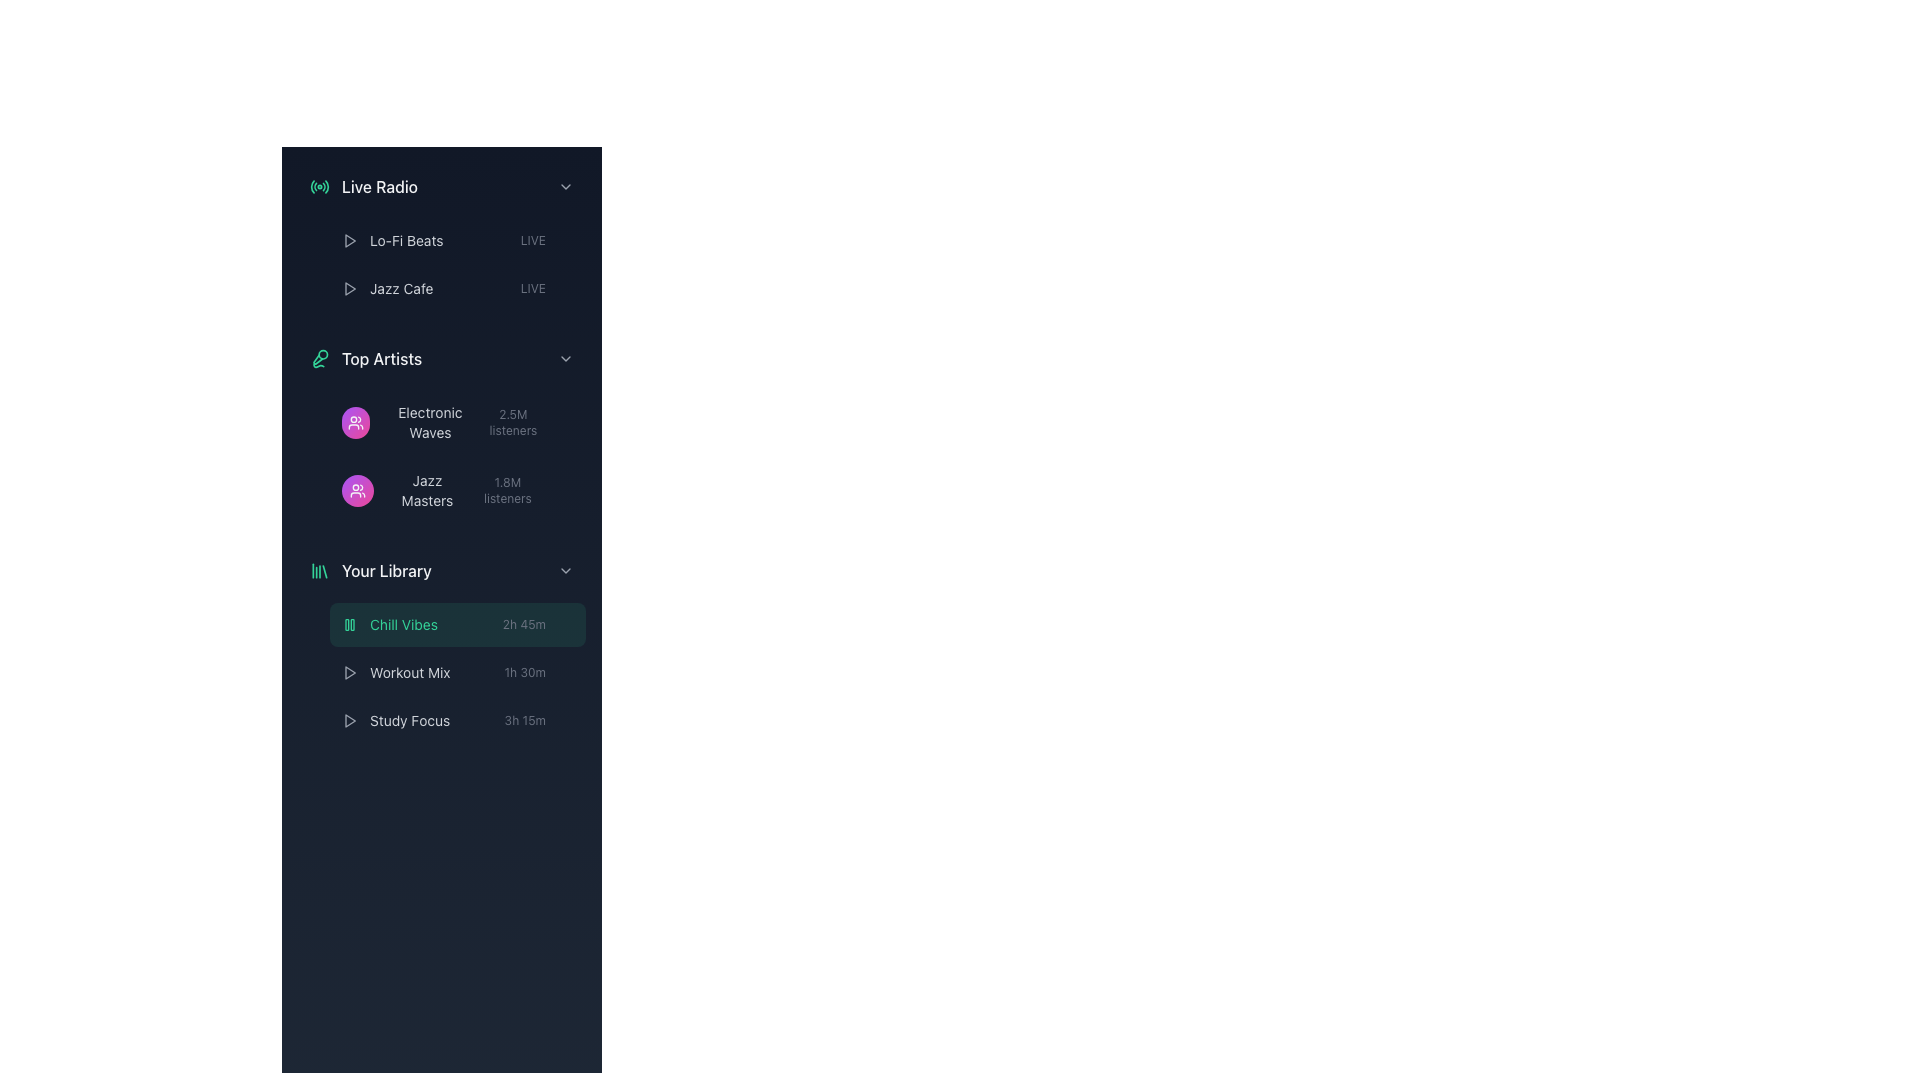 This screenshot has height=1080, width=1920. What do you see at coordinates (355, 422) in the screenshot?
I see `the category visually` at bounding box center [355, 422].